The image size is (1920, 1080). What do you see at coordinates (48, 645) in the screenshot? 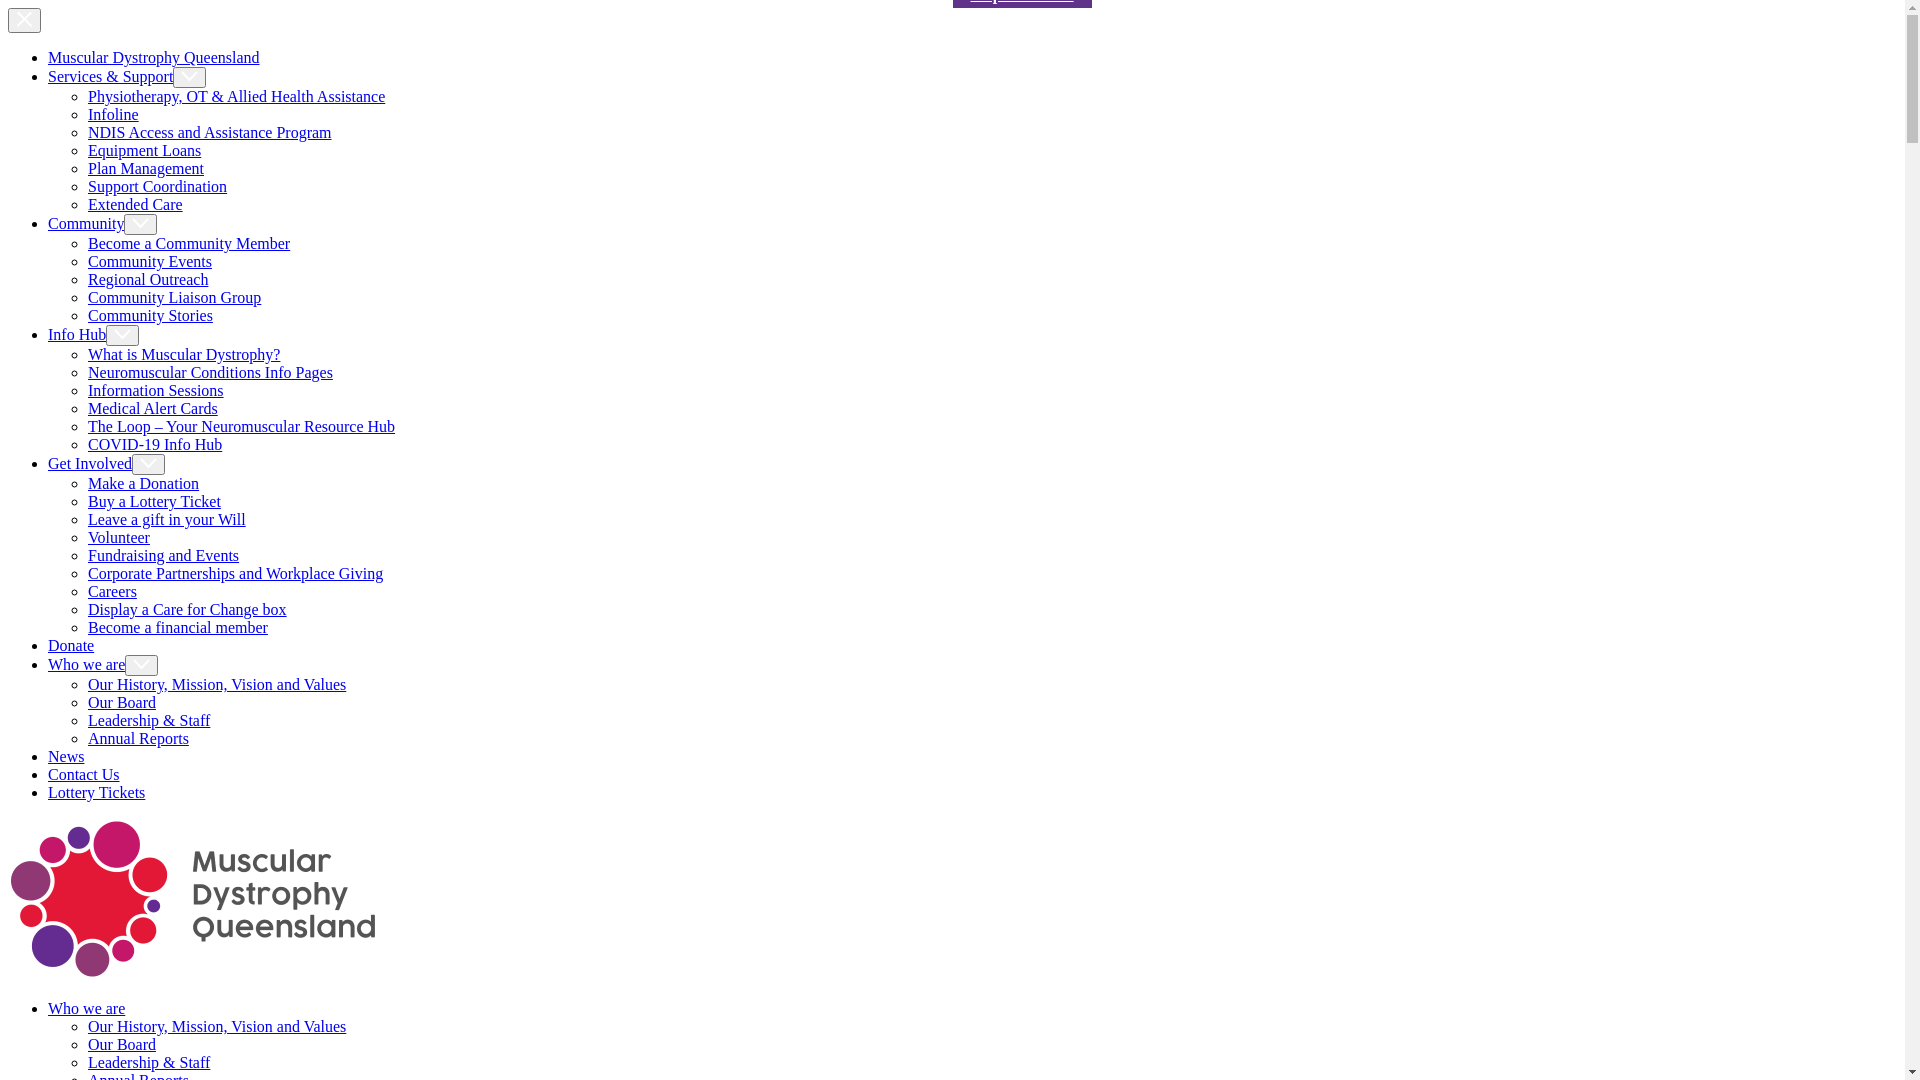
I see `'Donate'` at bounding box center [48, 645].